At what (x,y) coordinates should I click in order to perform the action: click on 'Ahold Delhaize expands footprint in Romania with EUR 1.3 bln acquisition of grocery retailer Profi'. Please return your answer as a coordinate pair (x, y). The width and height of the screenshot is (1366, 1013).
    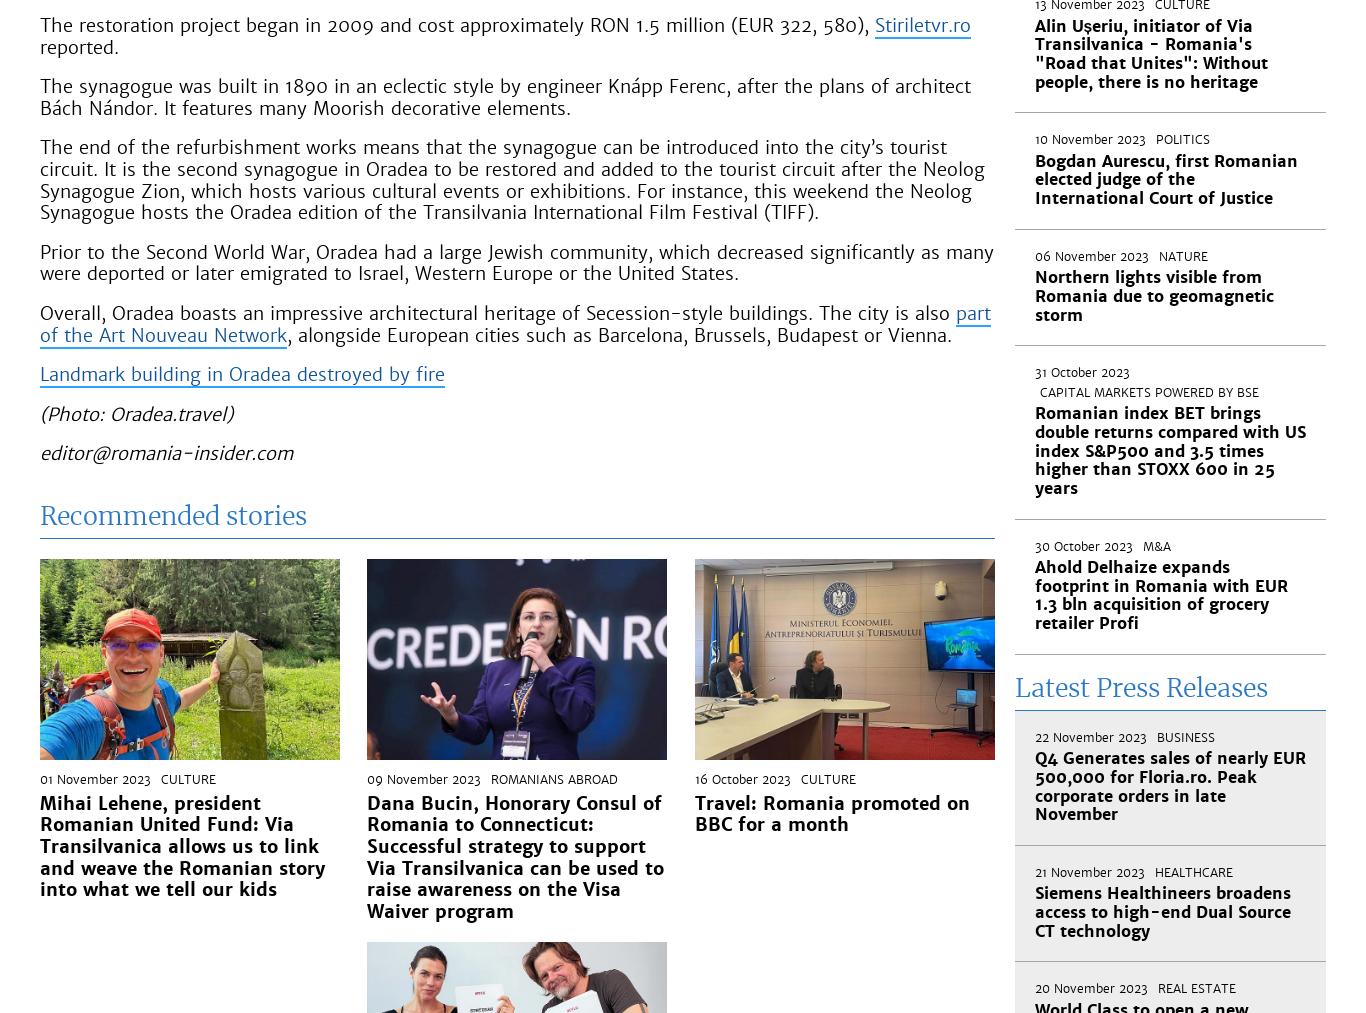
    Looking at the image, I should click on (1033, 595).